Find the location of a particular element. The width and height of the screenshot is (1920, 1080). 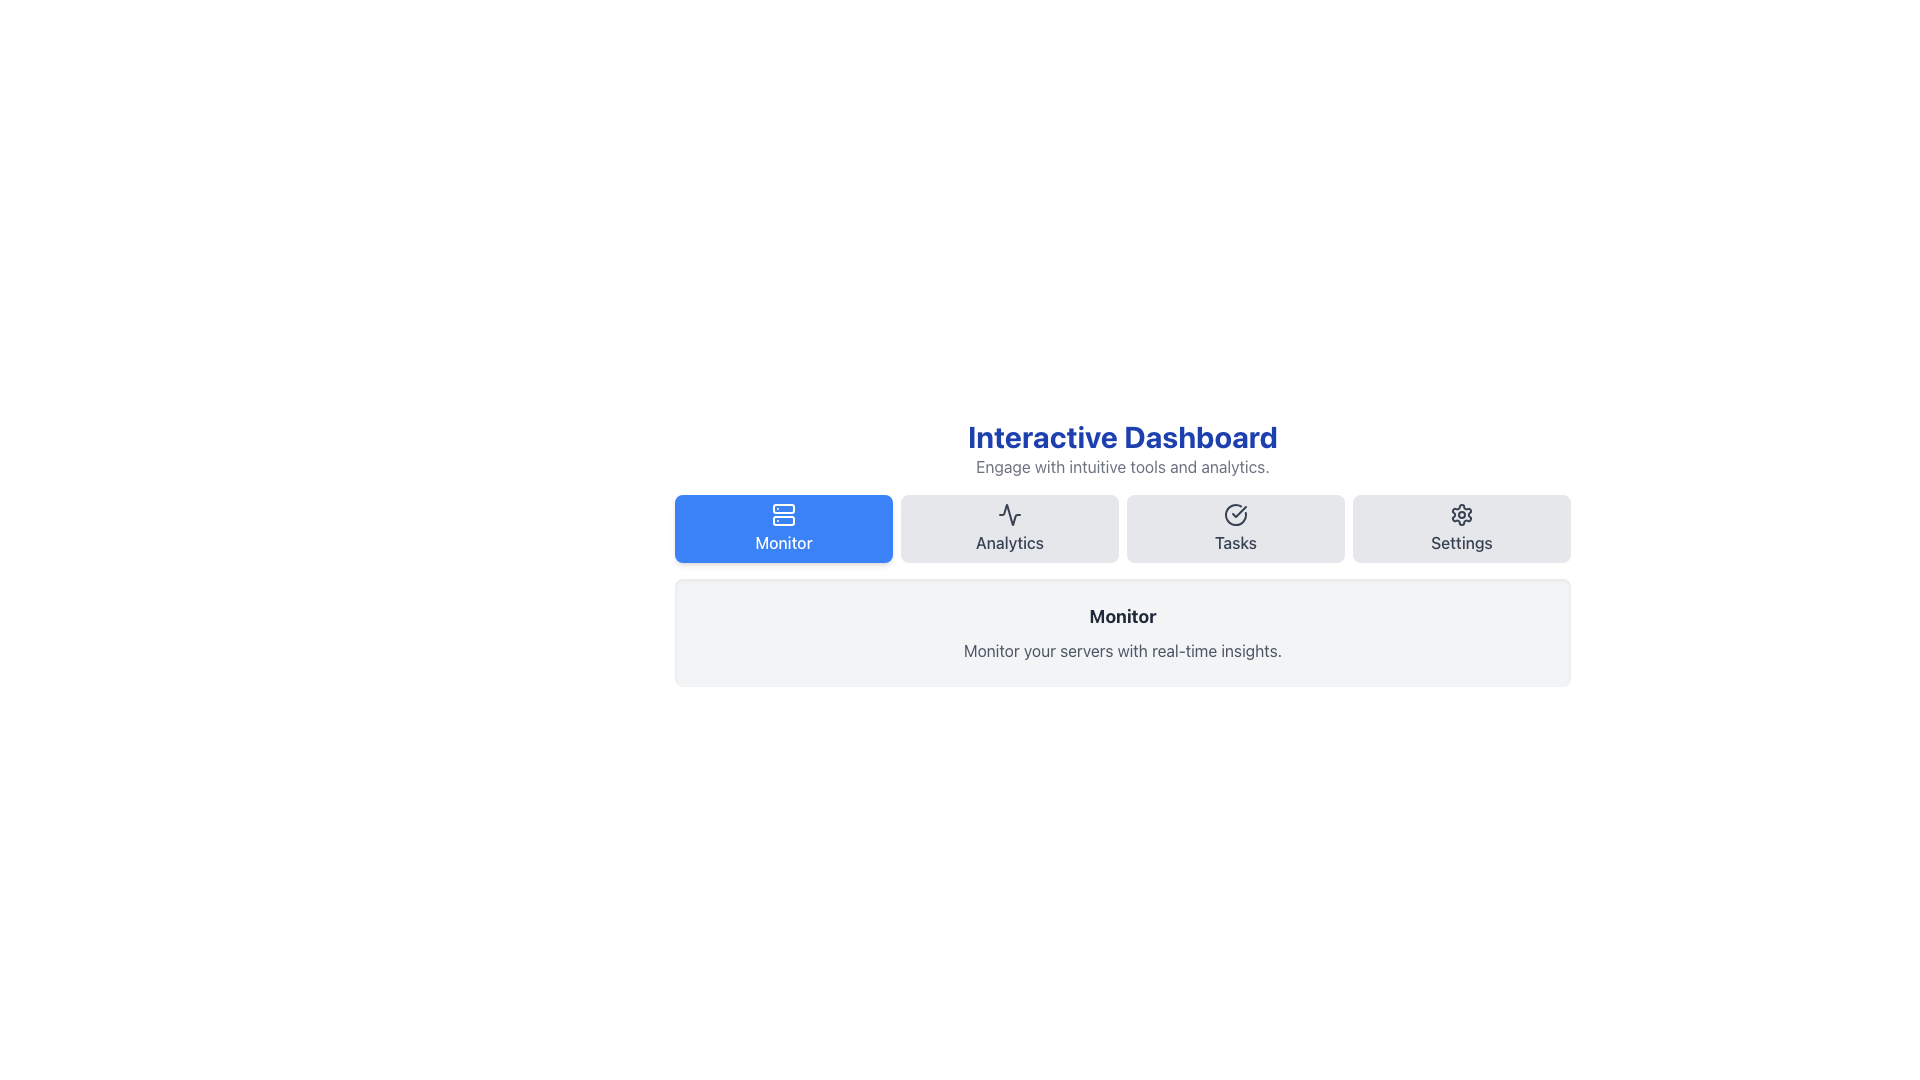

the static textual element that provides additional information about the 'Interactive Dashboard', located near the top center of the interface below the heading is located at coordinates (1123, 466).